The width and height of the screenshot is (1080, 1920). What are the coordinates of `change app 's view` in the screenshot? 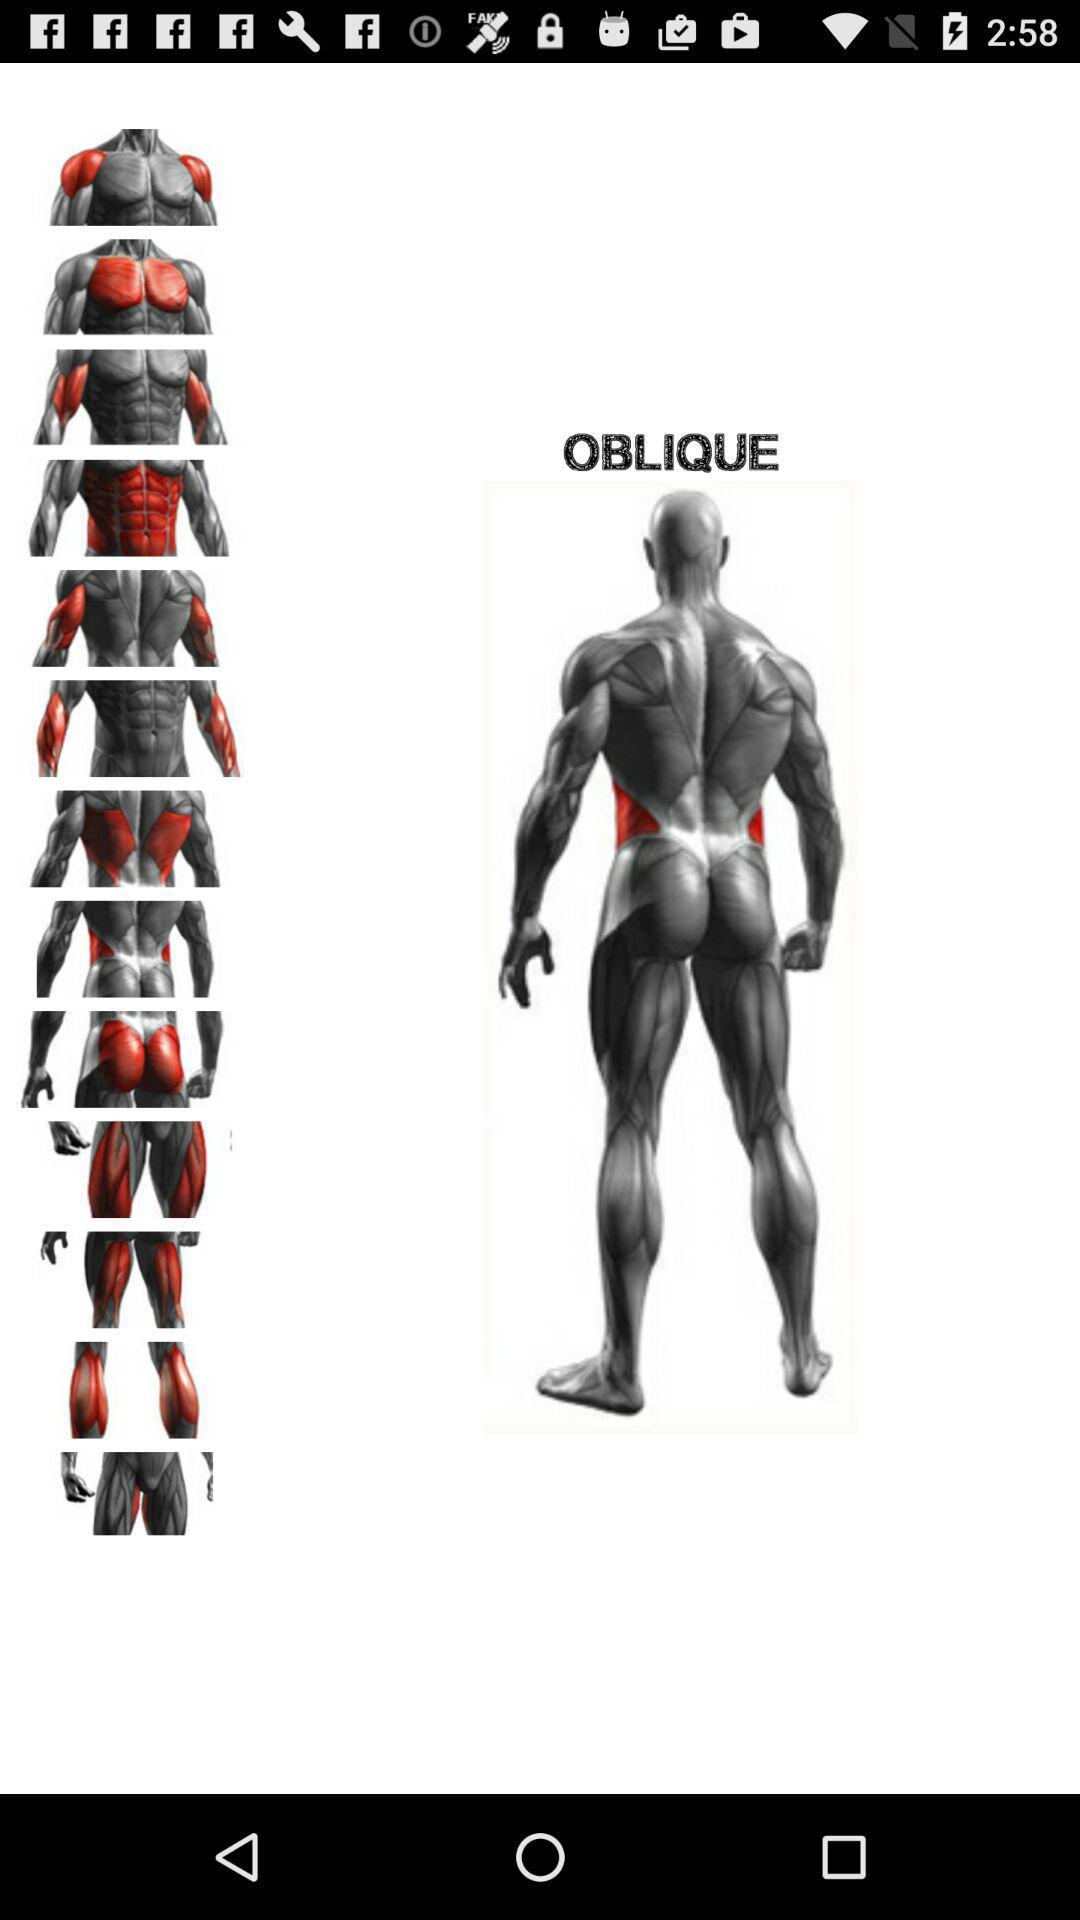 It's located at (131, 832).